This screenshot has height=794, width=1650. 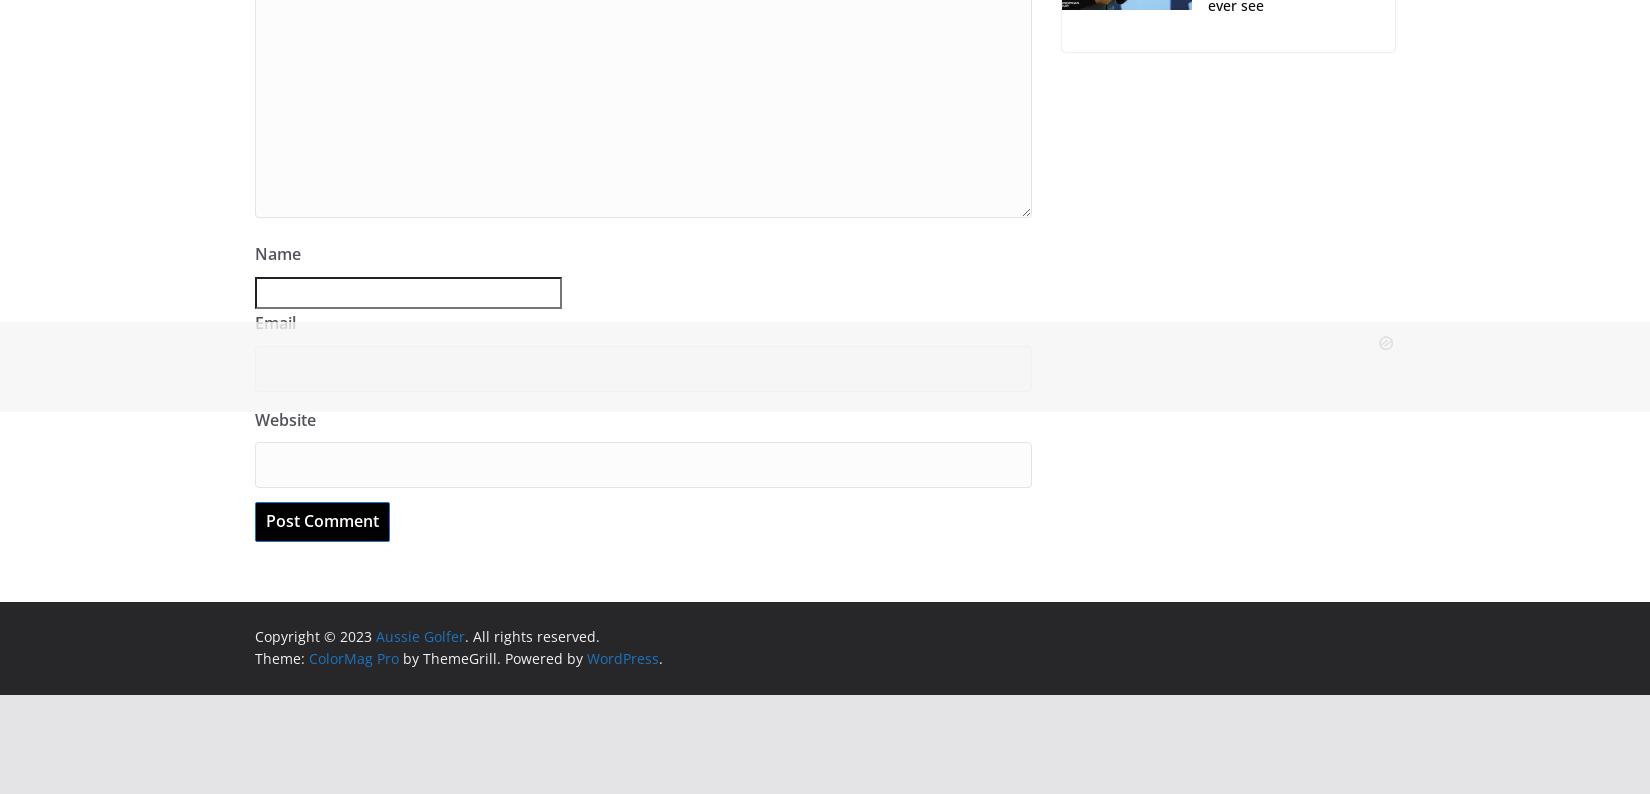 What do you see at coordinates (254, 635) in the screenshot?
I see `'Copyright © 2023'` at bounding box center [254, 635].